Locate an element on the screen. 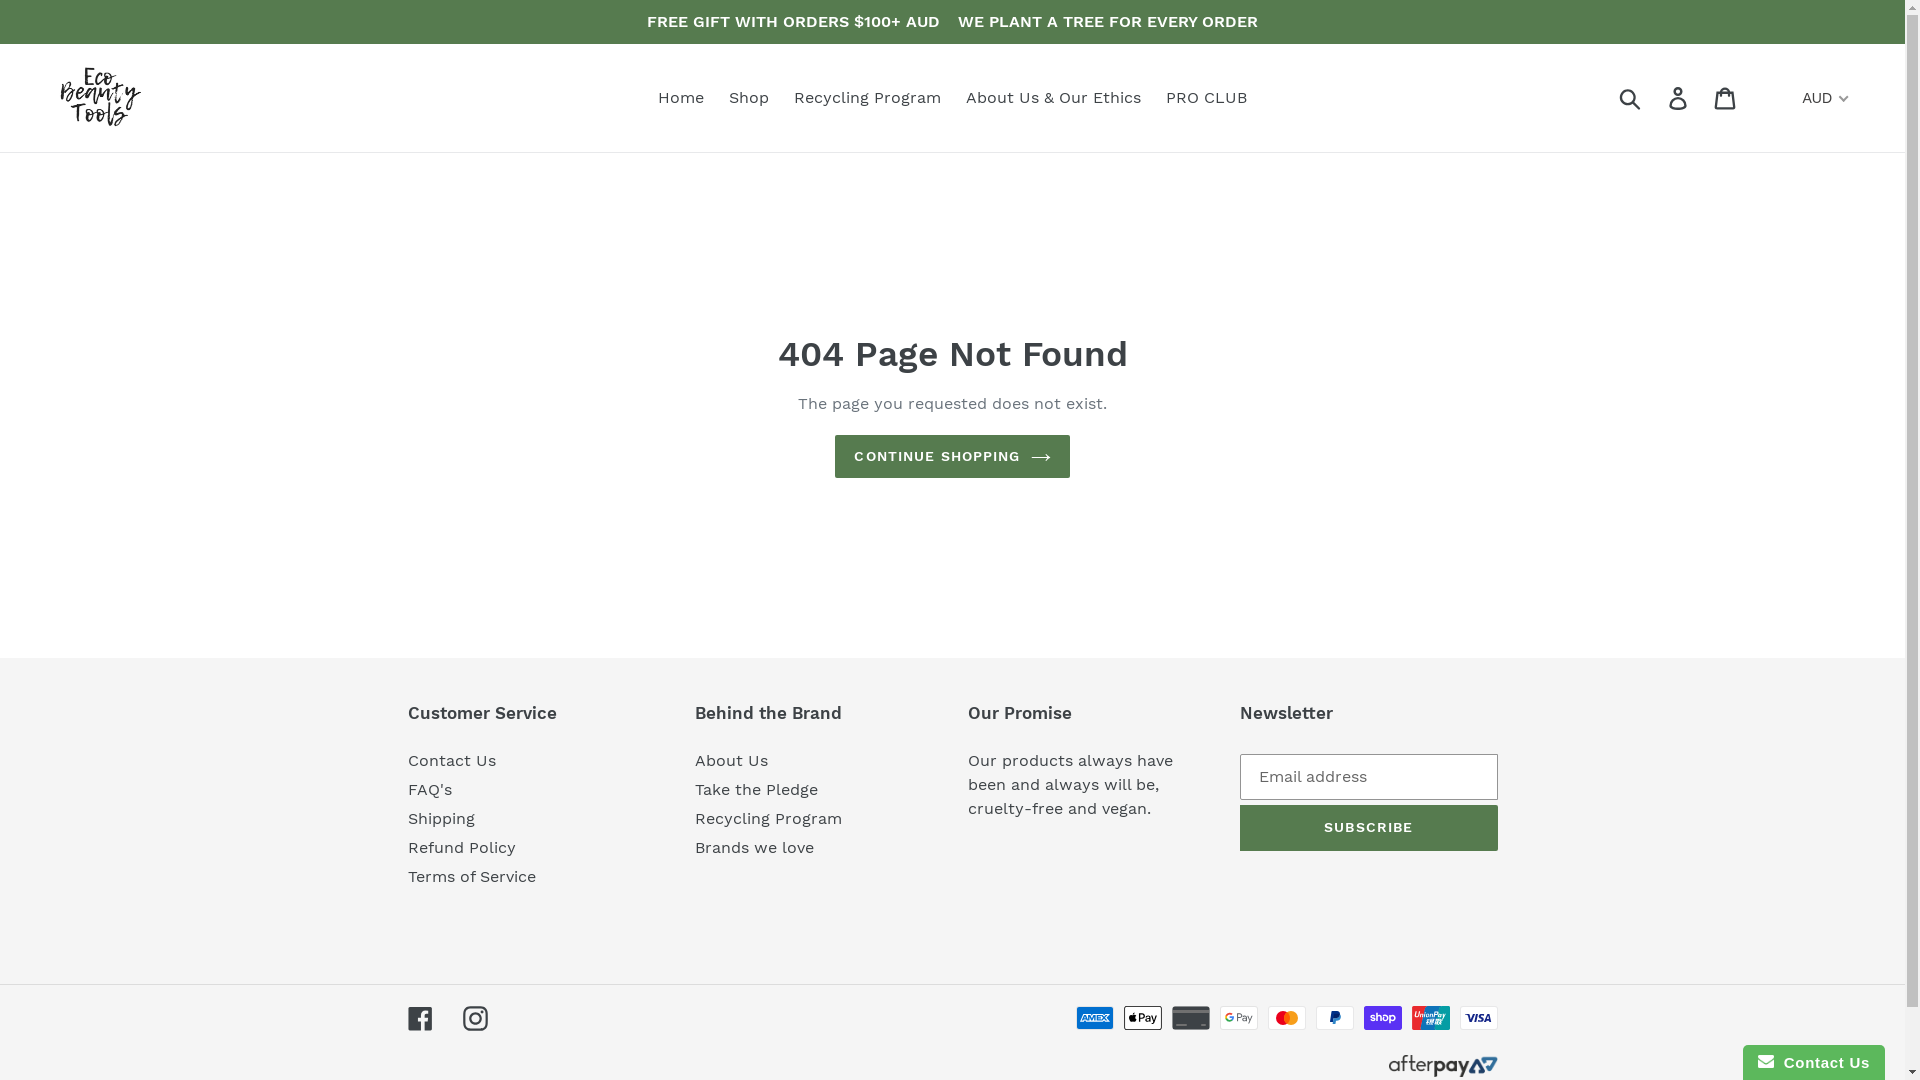  'About Us' is located at coordinates (695, 760).